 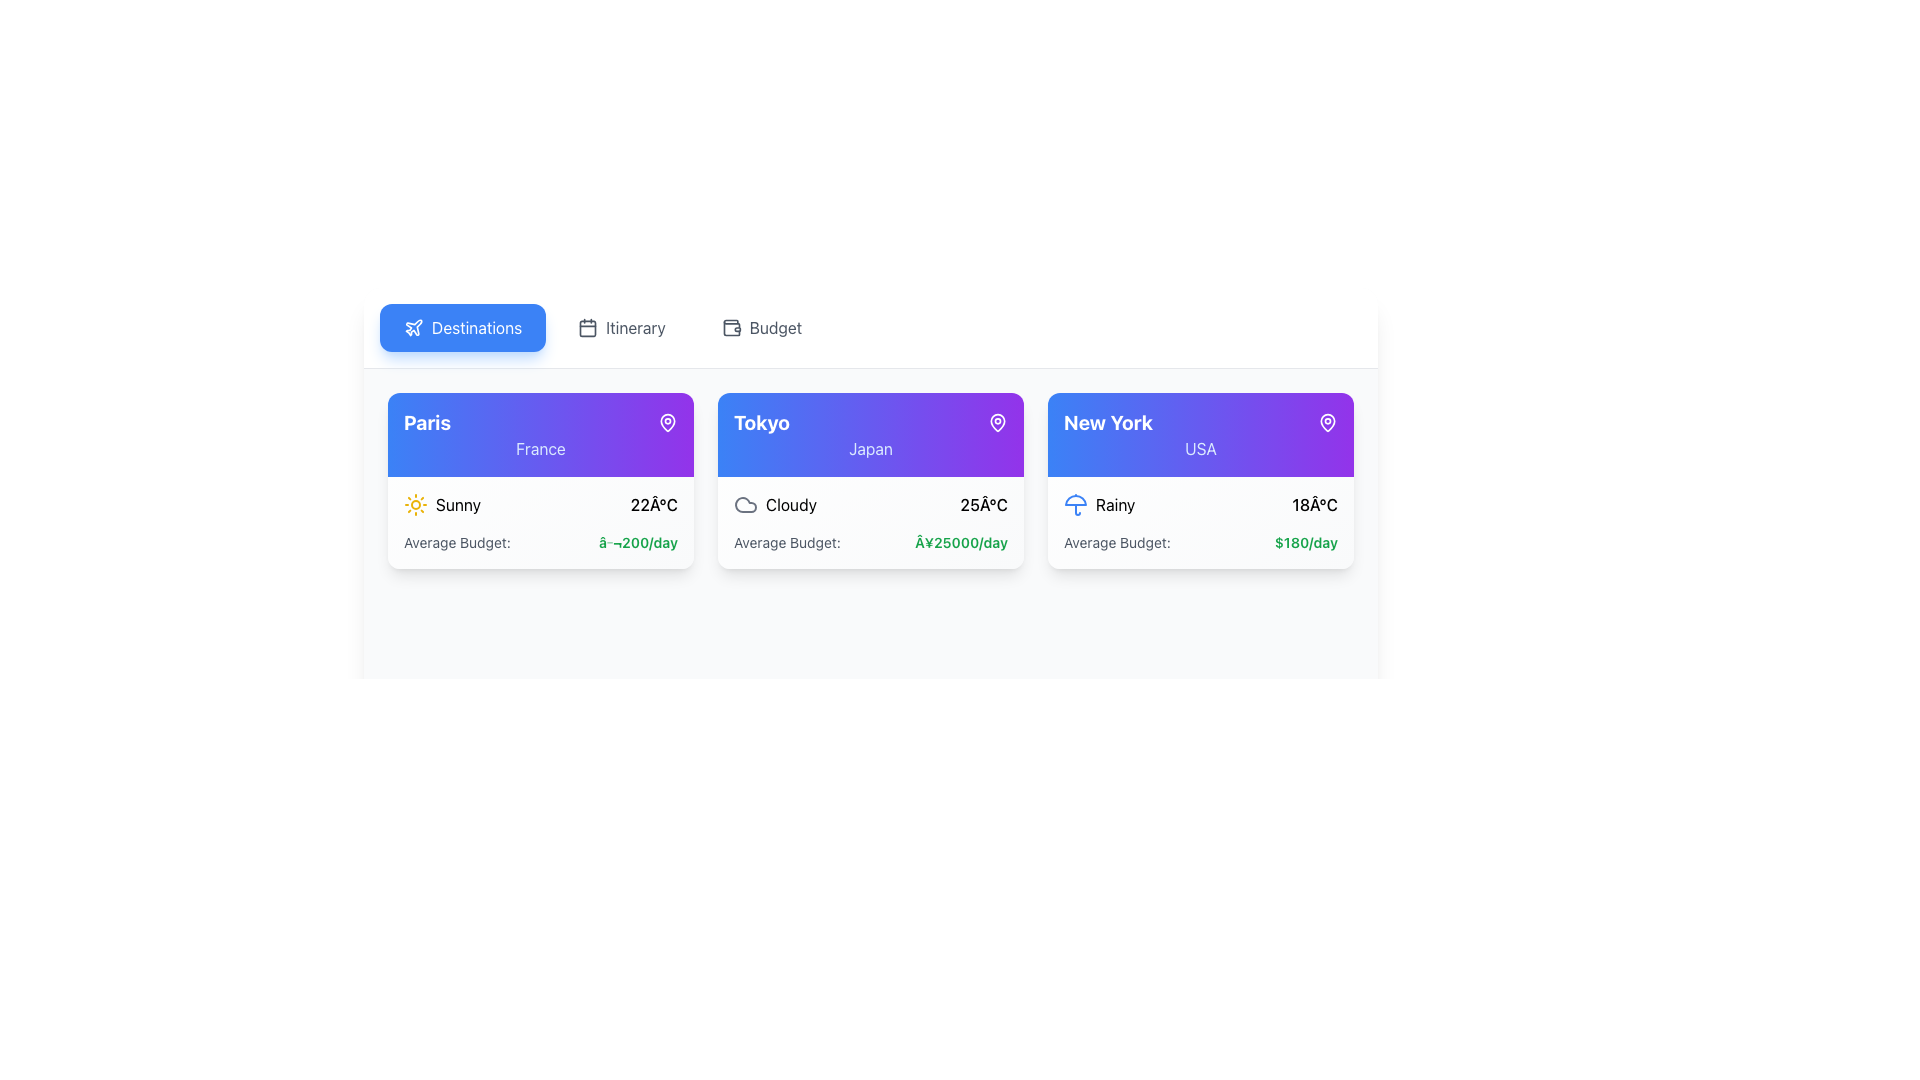 What do you see at coordinates (744, 504) in the screenshot?
I see `the cloud icon, which is an SVG representation with rounded edges and gray color, located to the left of the text 'Cloudy' in the Tokyo card's weather description section` at bounding box center [744, 504].